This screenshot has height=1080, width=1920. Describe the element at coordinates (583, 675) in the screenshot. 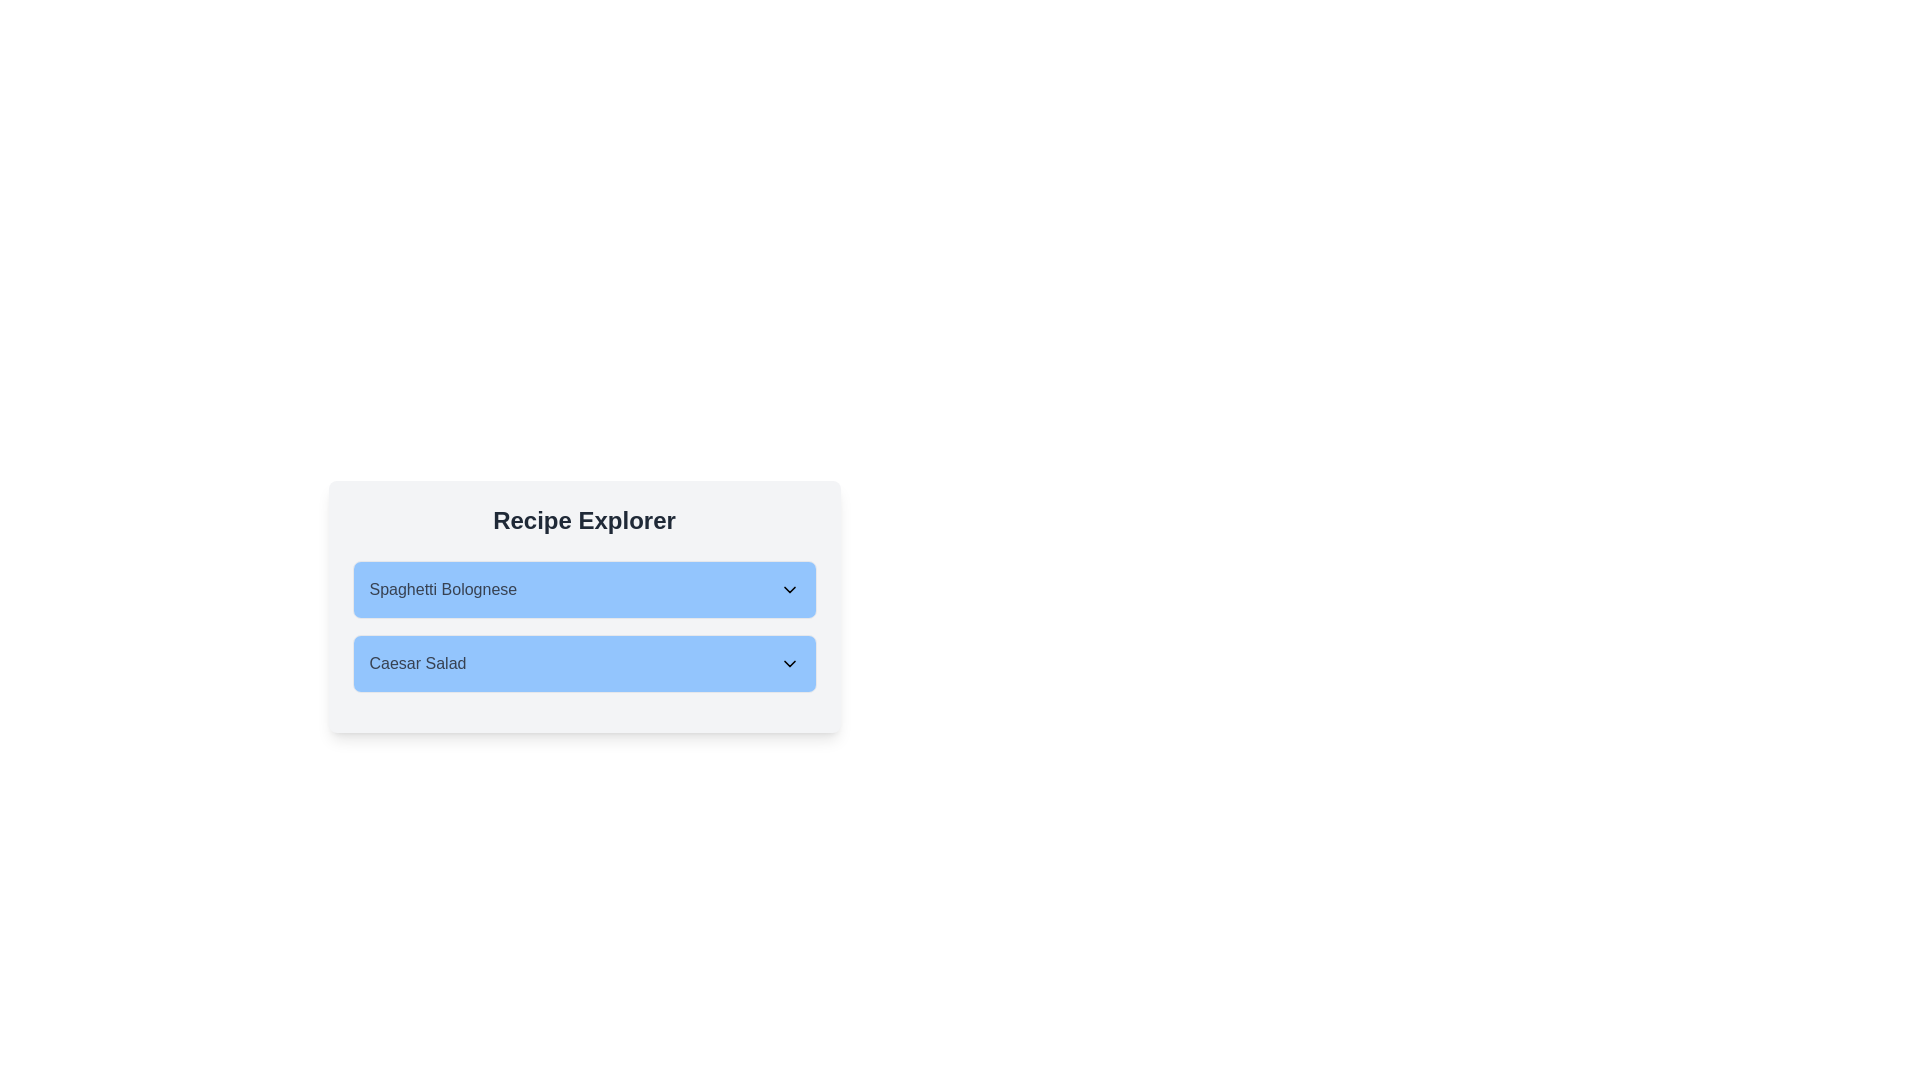

I see `the 'Caesar Salad' dropdown menu item located within the 'Recipe Explorer' card, positioned below the 'Spaghetti Bolognese' option` at that location.